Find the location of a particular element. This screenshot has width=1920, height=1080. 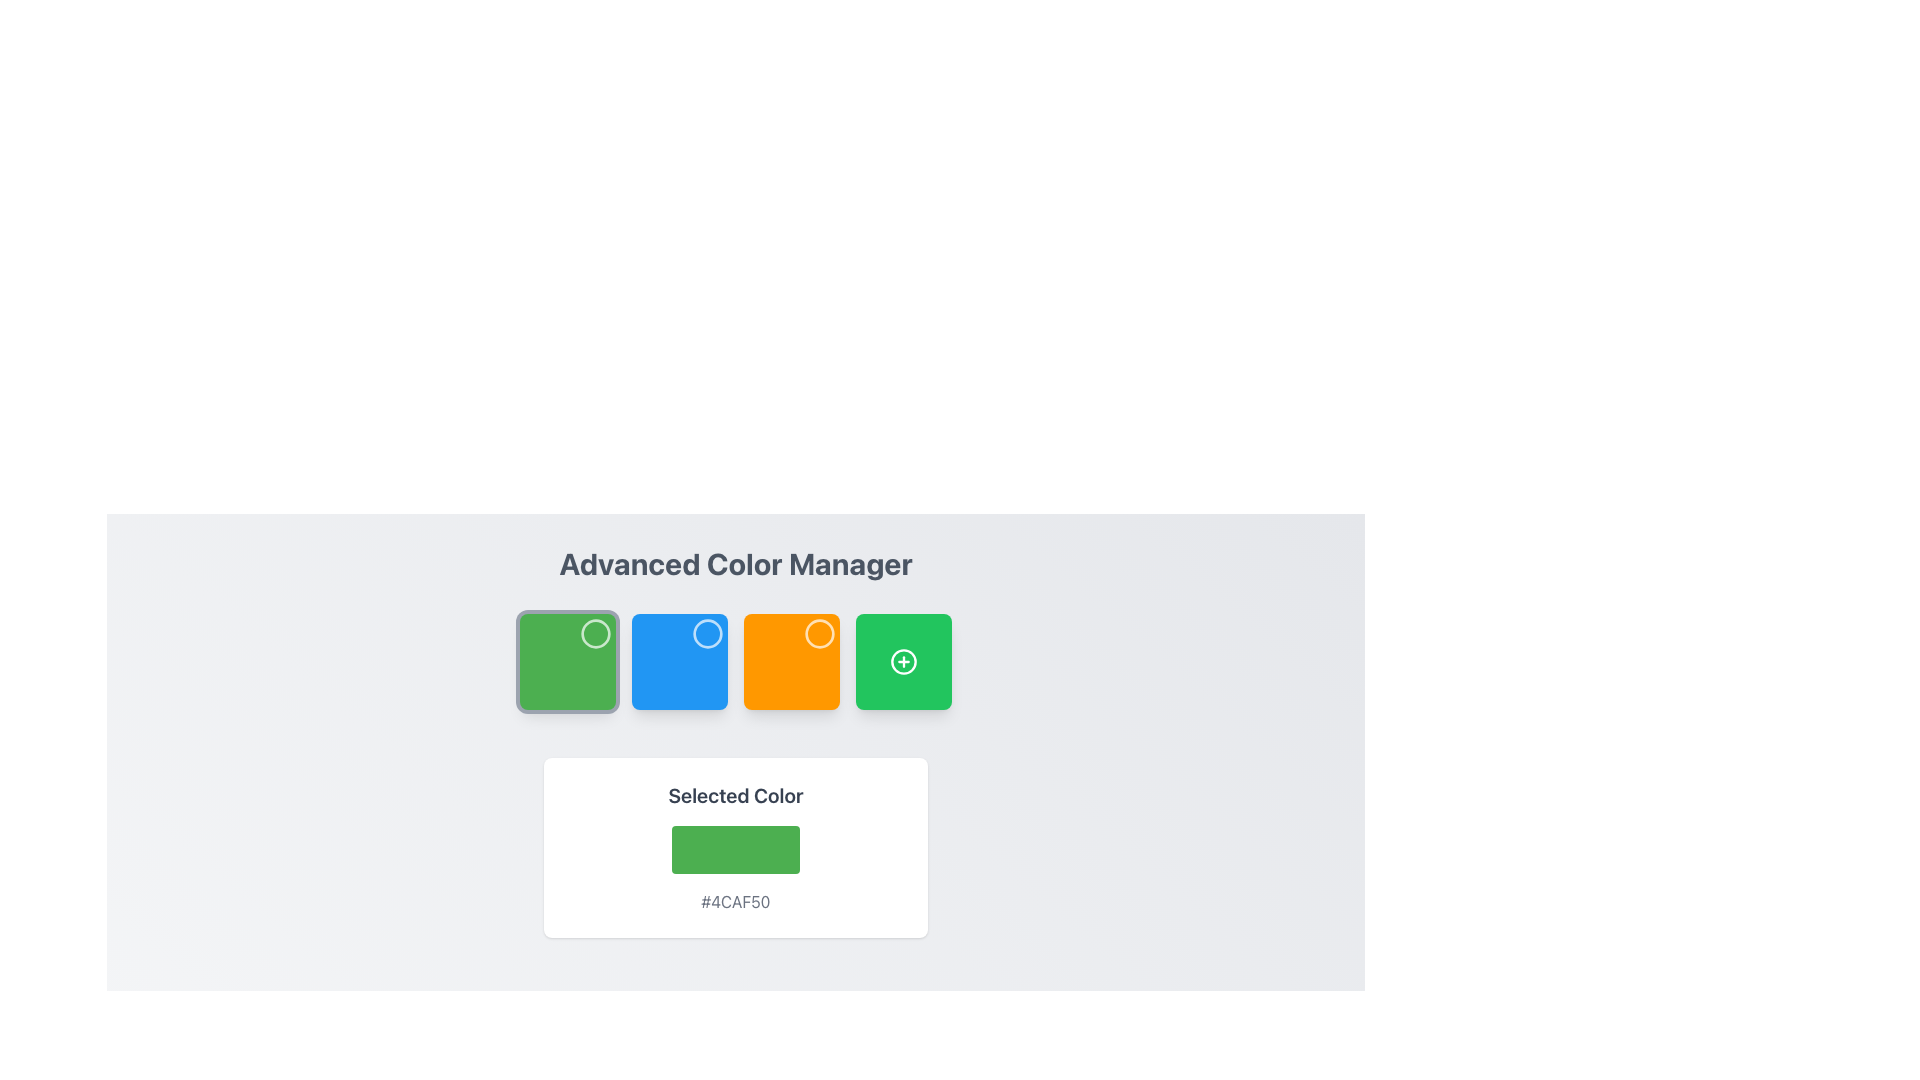

the second square component in the color selection grid is located at coordinates (680, 662).